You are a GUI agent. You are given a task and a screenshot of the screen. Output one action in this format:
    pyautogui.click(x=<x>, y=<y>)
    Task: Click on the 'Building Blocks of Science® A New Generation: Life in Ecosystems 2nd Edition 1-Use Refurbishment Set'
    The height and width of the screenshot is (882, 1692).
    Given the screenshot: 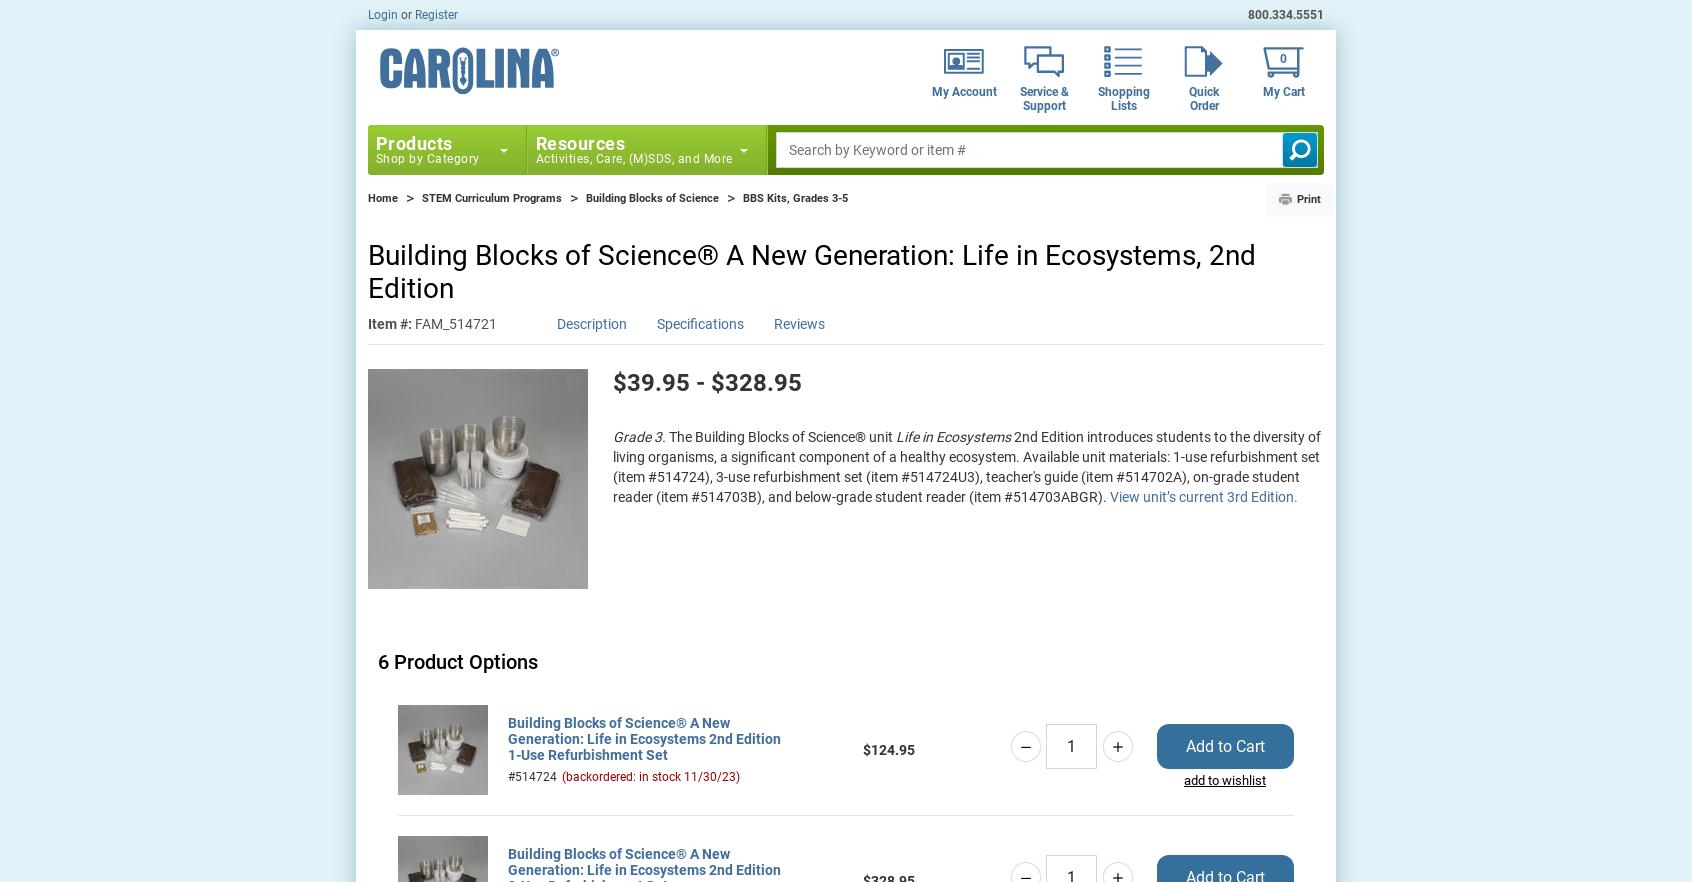 What is the action you would take?
    pyautogui.click(x=644, y=736)
    